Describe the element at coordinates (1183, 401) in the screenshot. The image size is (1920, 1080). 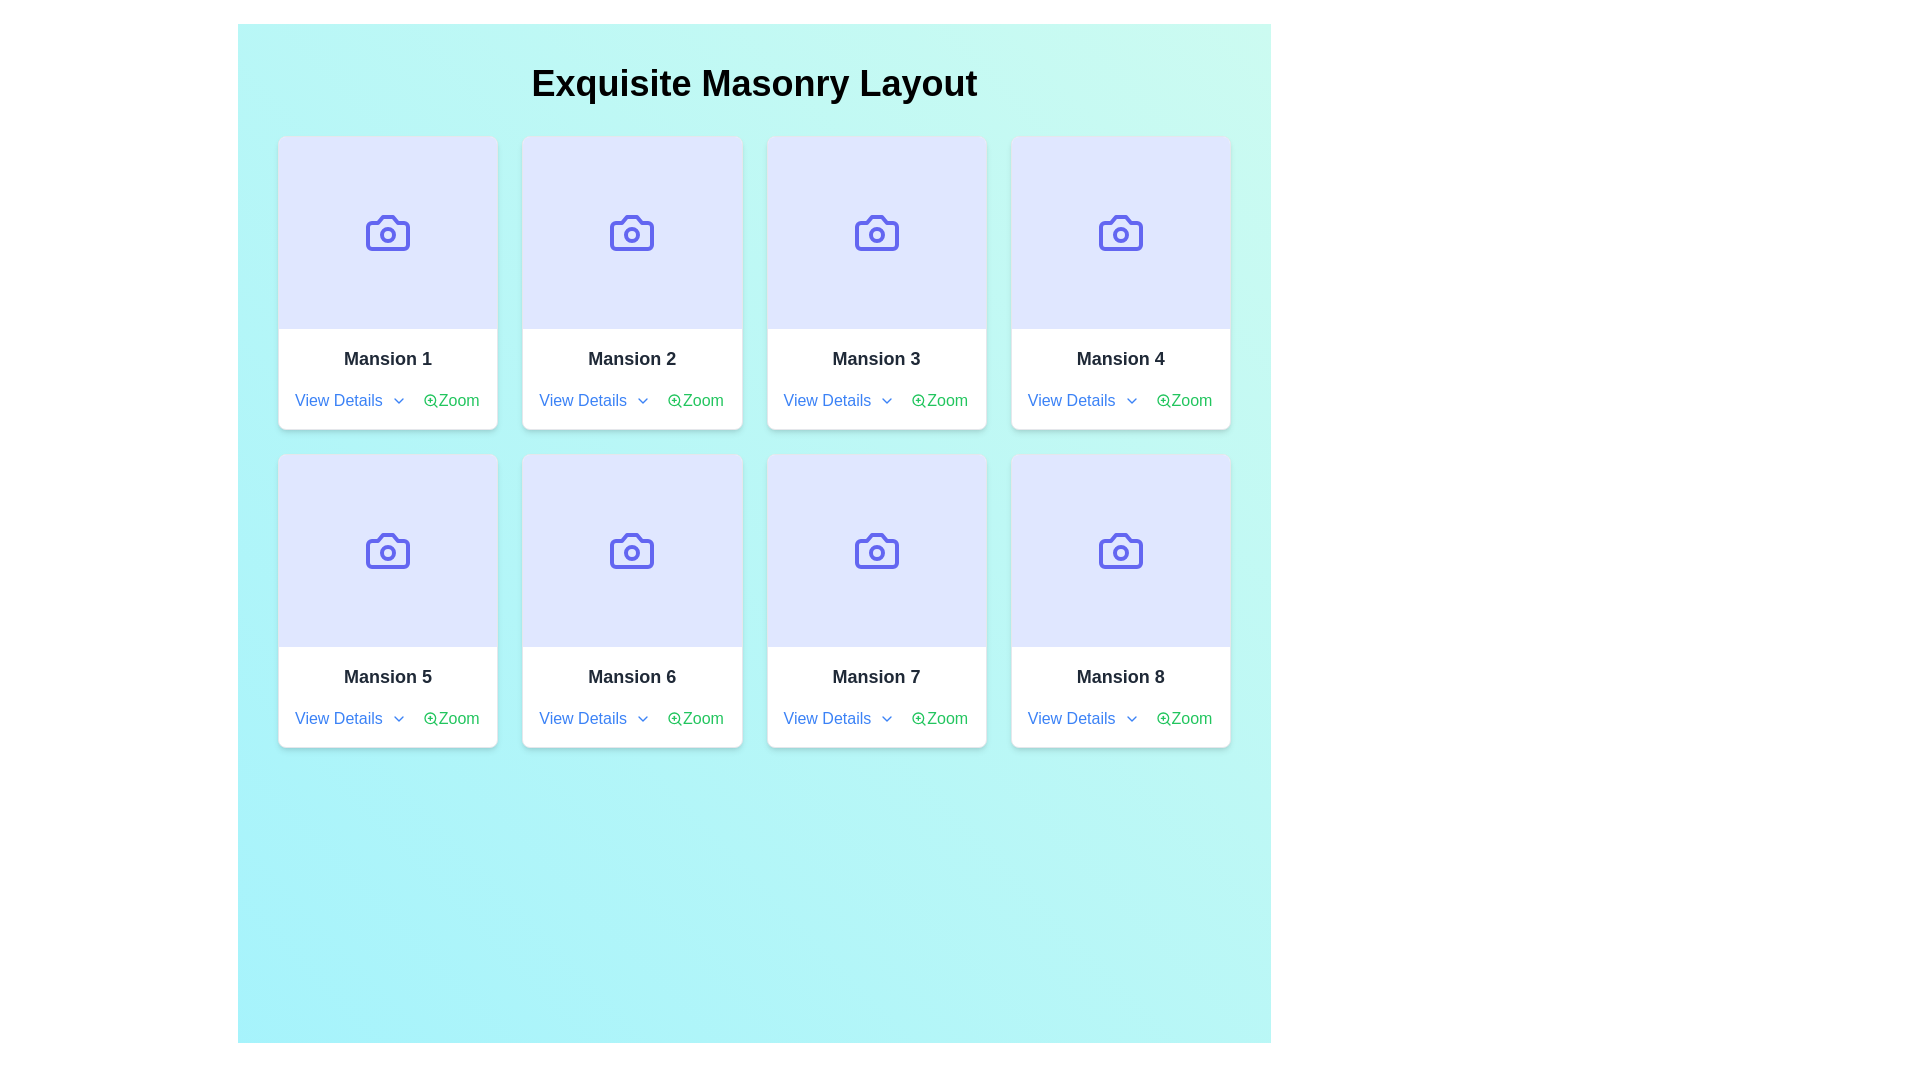
I see `the 'What this' text link with an accompanying icon in the bottom right corner of the 'Mansion 4' card` at that location.